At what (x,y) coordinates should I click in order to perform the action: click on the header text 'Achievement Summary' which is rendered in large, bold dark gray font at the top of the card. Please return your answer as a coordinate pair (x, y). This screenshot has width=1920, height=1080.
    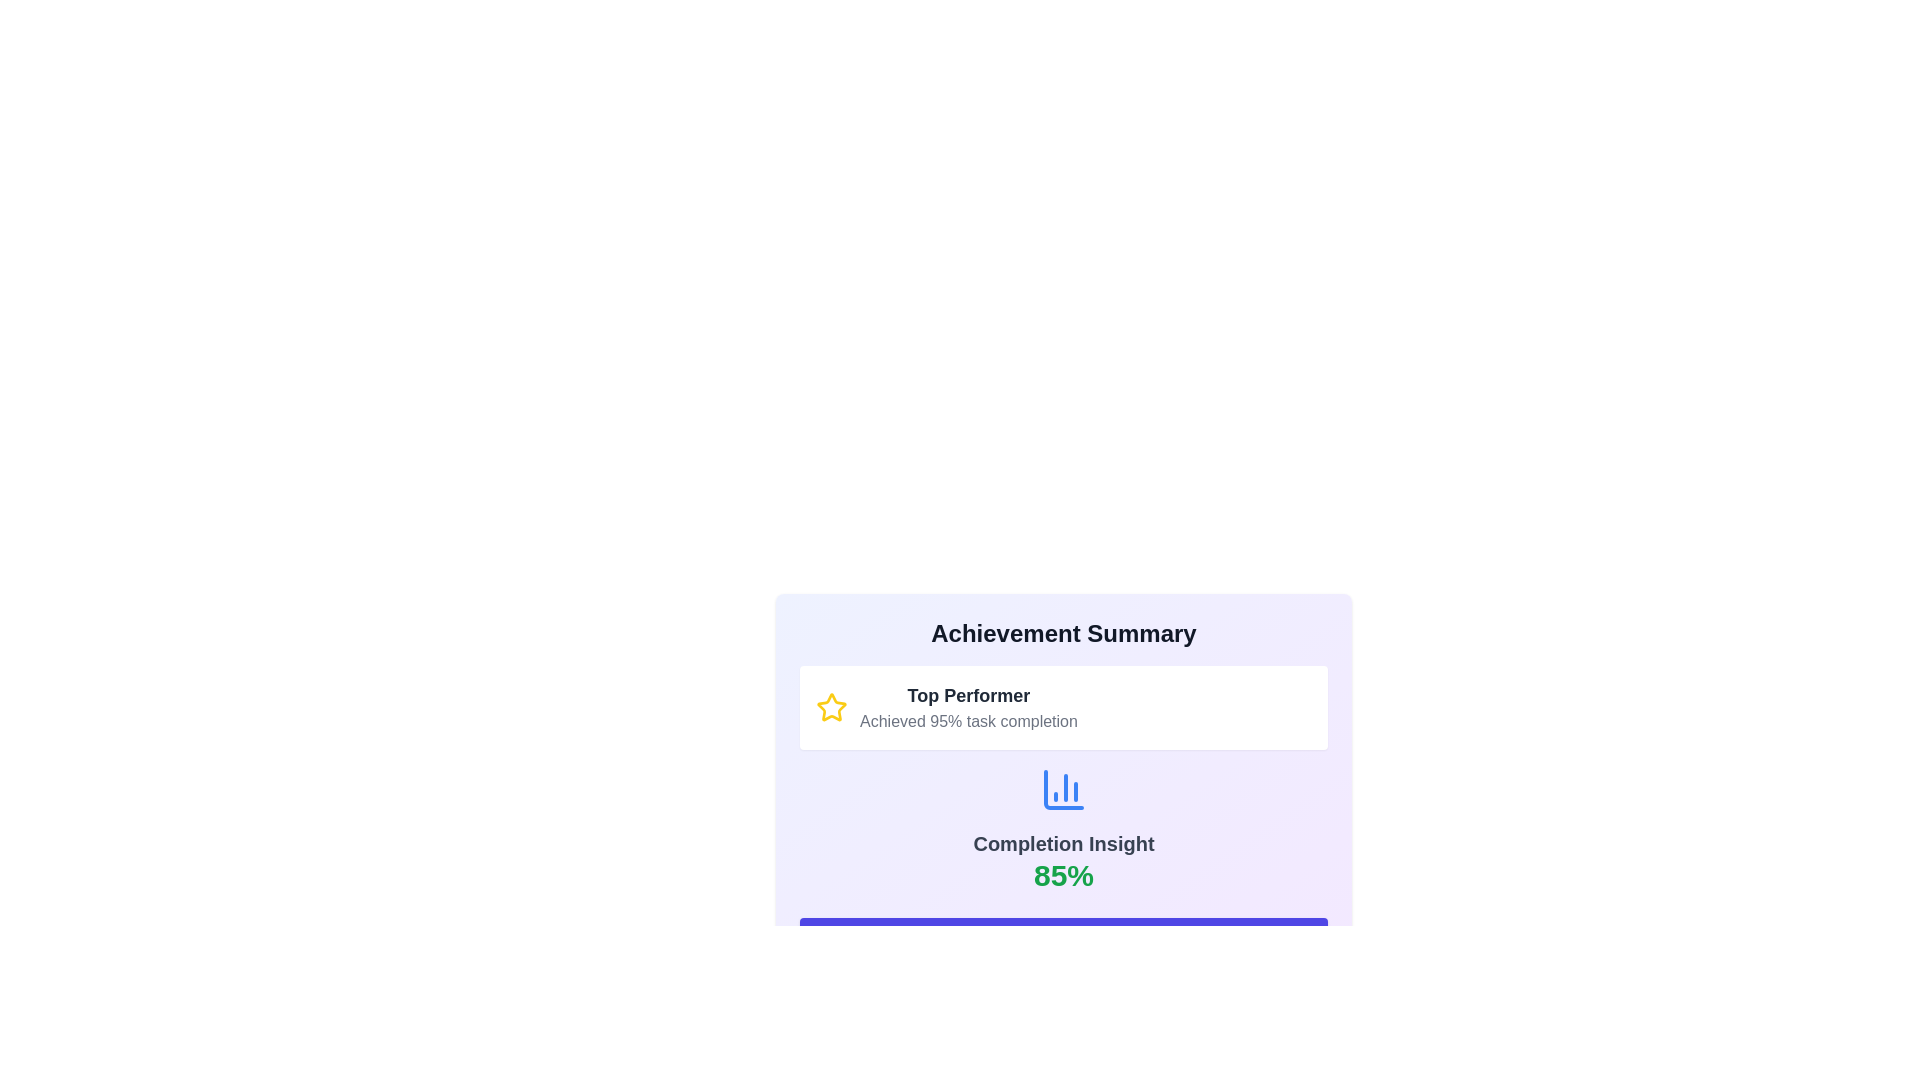
    Looking at the image, I should click on (1063, 633).